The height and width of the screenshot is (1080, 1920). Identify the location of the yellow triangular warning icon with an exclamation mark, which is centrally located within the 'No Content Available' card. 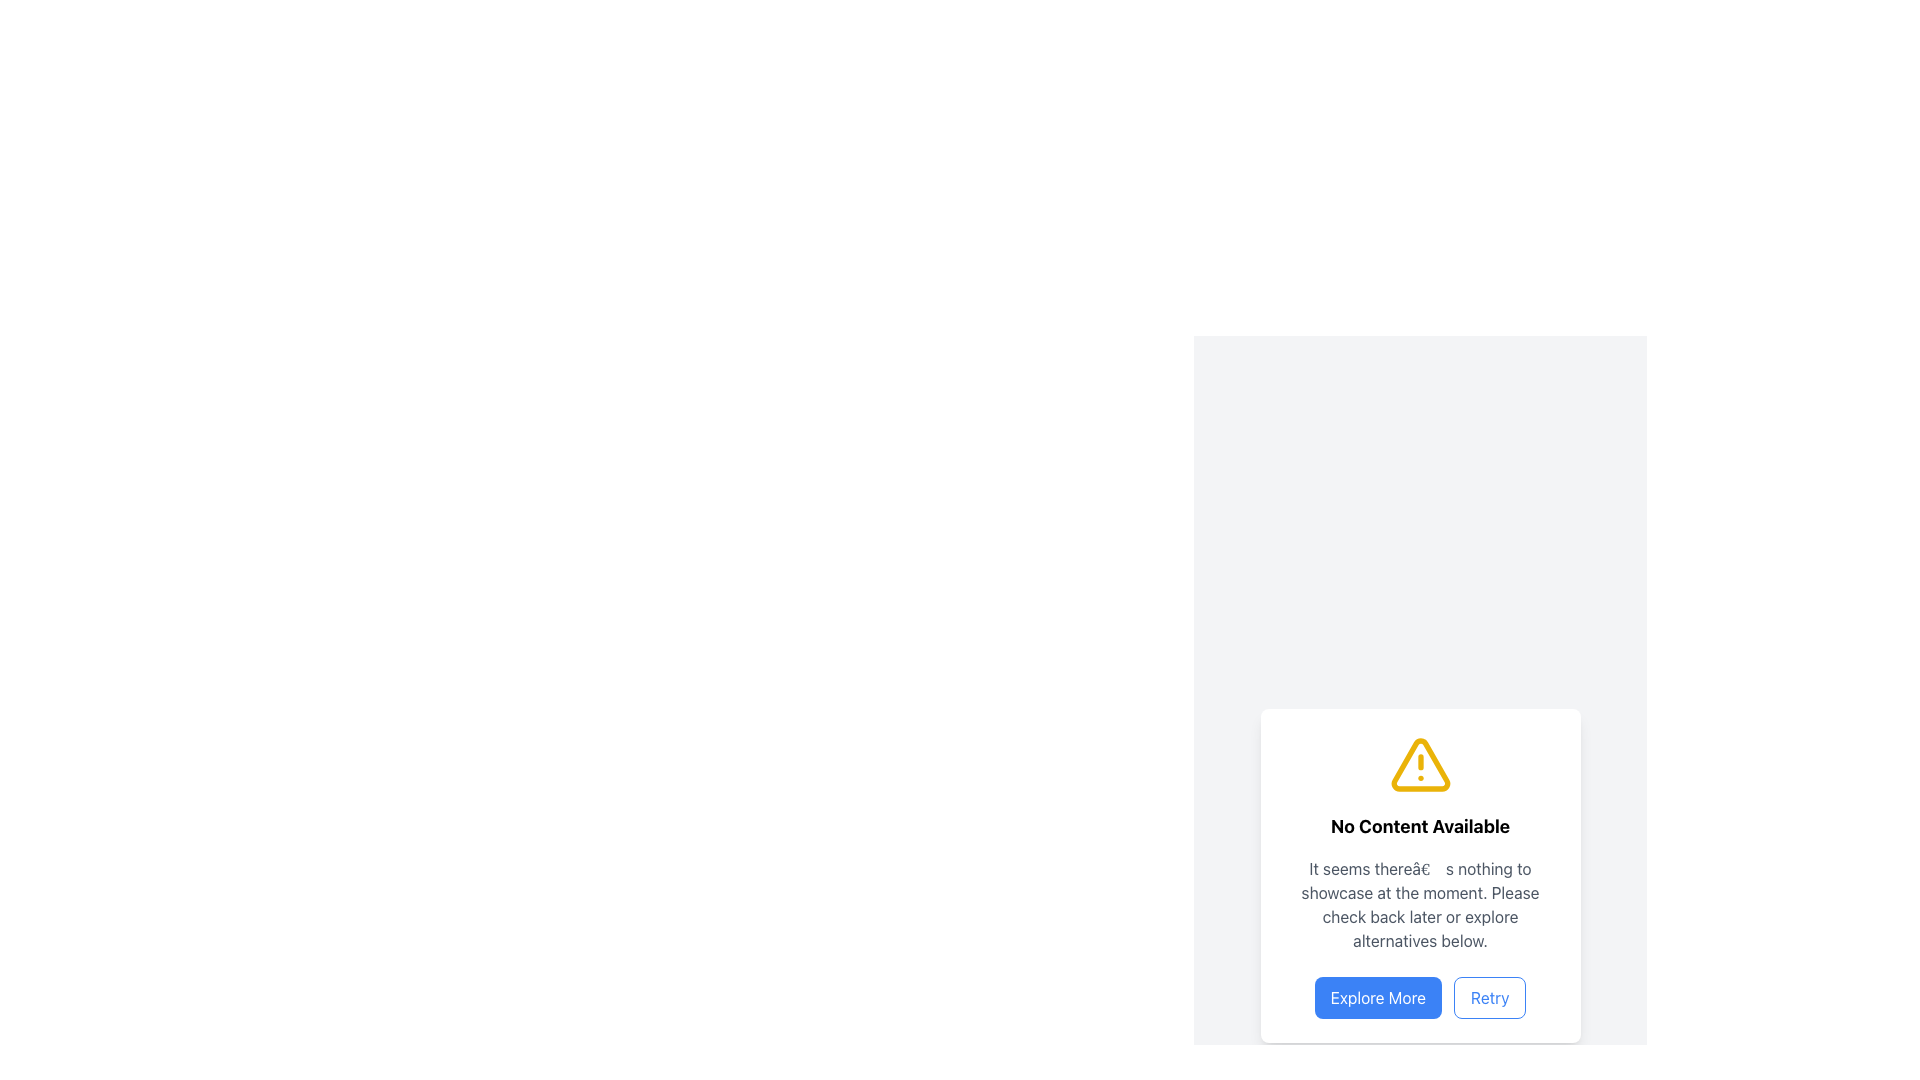
(1419, 764).